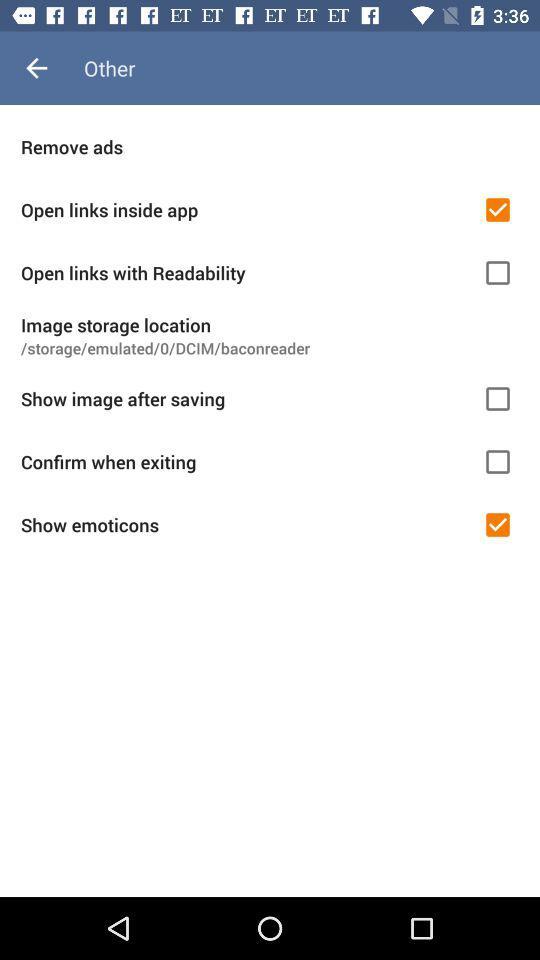 Image resolution: width=540 pixels, height=960 pixels. I want to click on the item next to other item, so click(36, 68).